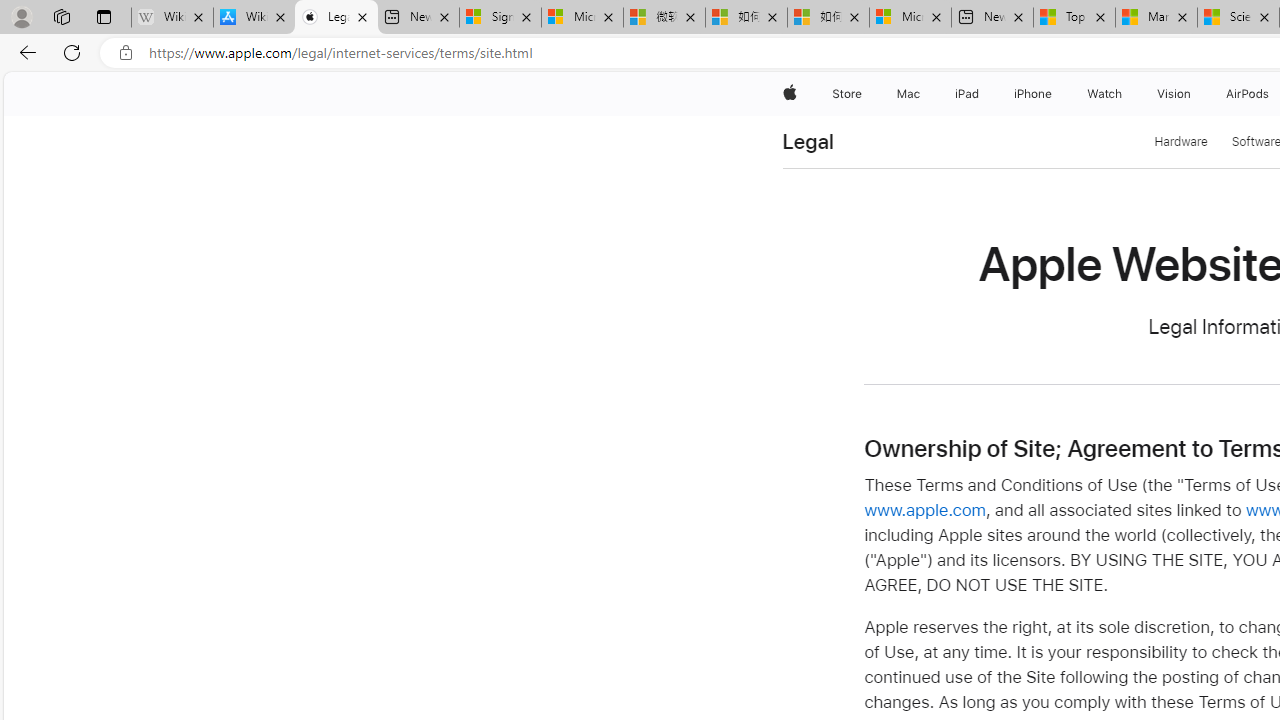 Image resolution: width=1280 pixels, height=720 pixels. What do you see at coordinates (1247, 93) in the screenshot?
I see `'AirPods'` at bounding box center [1247, 93].